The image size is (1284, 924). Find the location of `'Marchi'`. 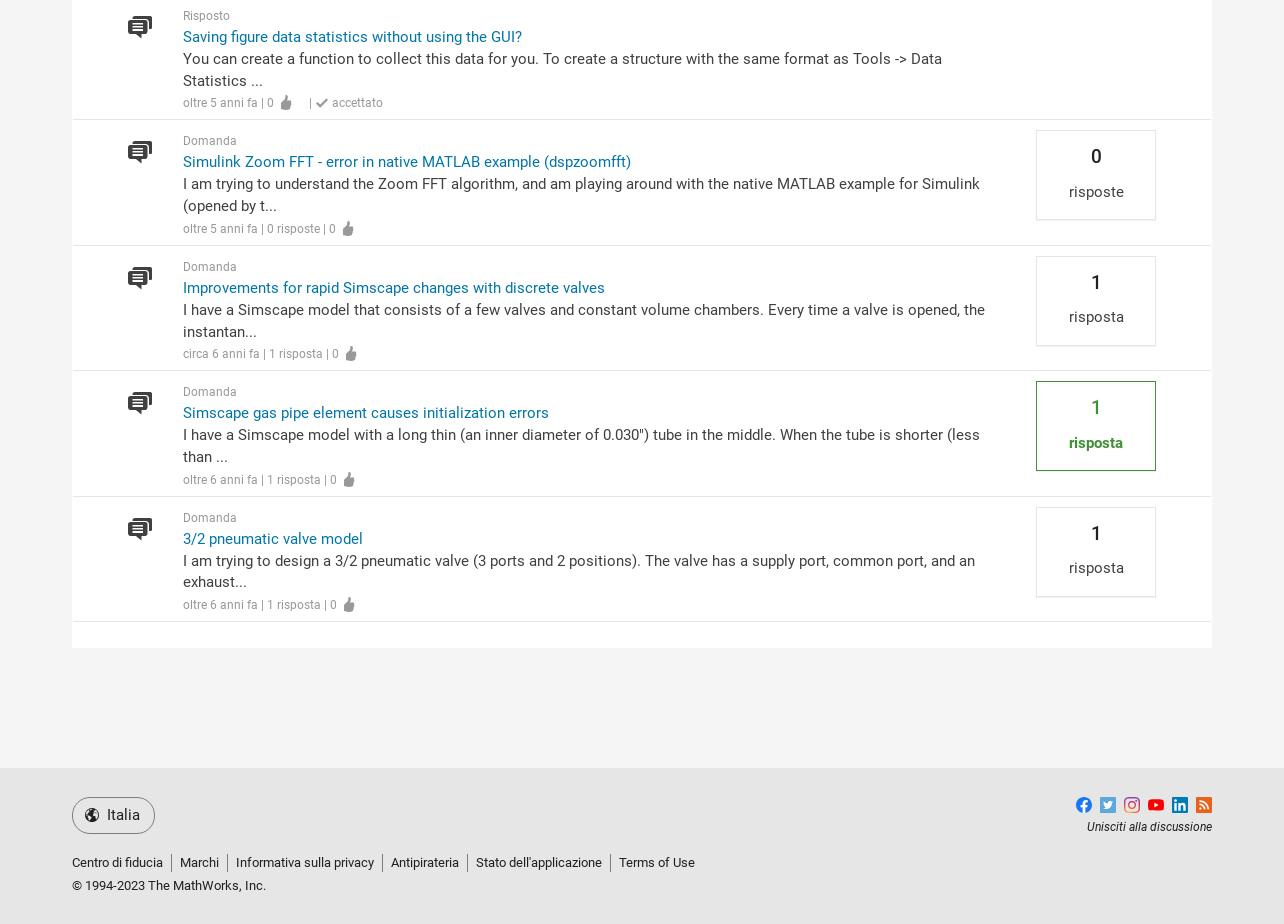

'Marchi' is located at coordinates (198, 862).